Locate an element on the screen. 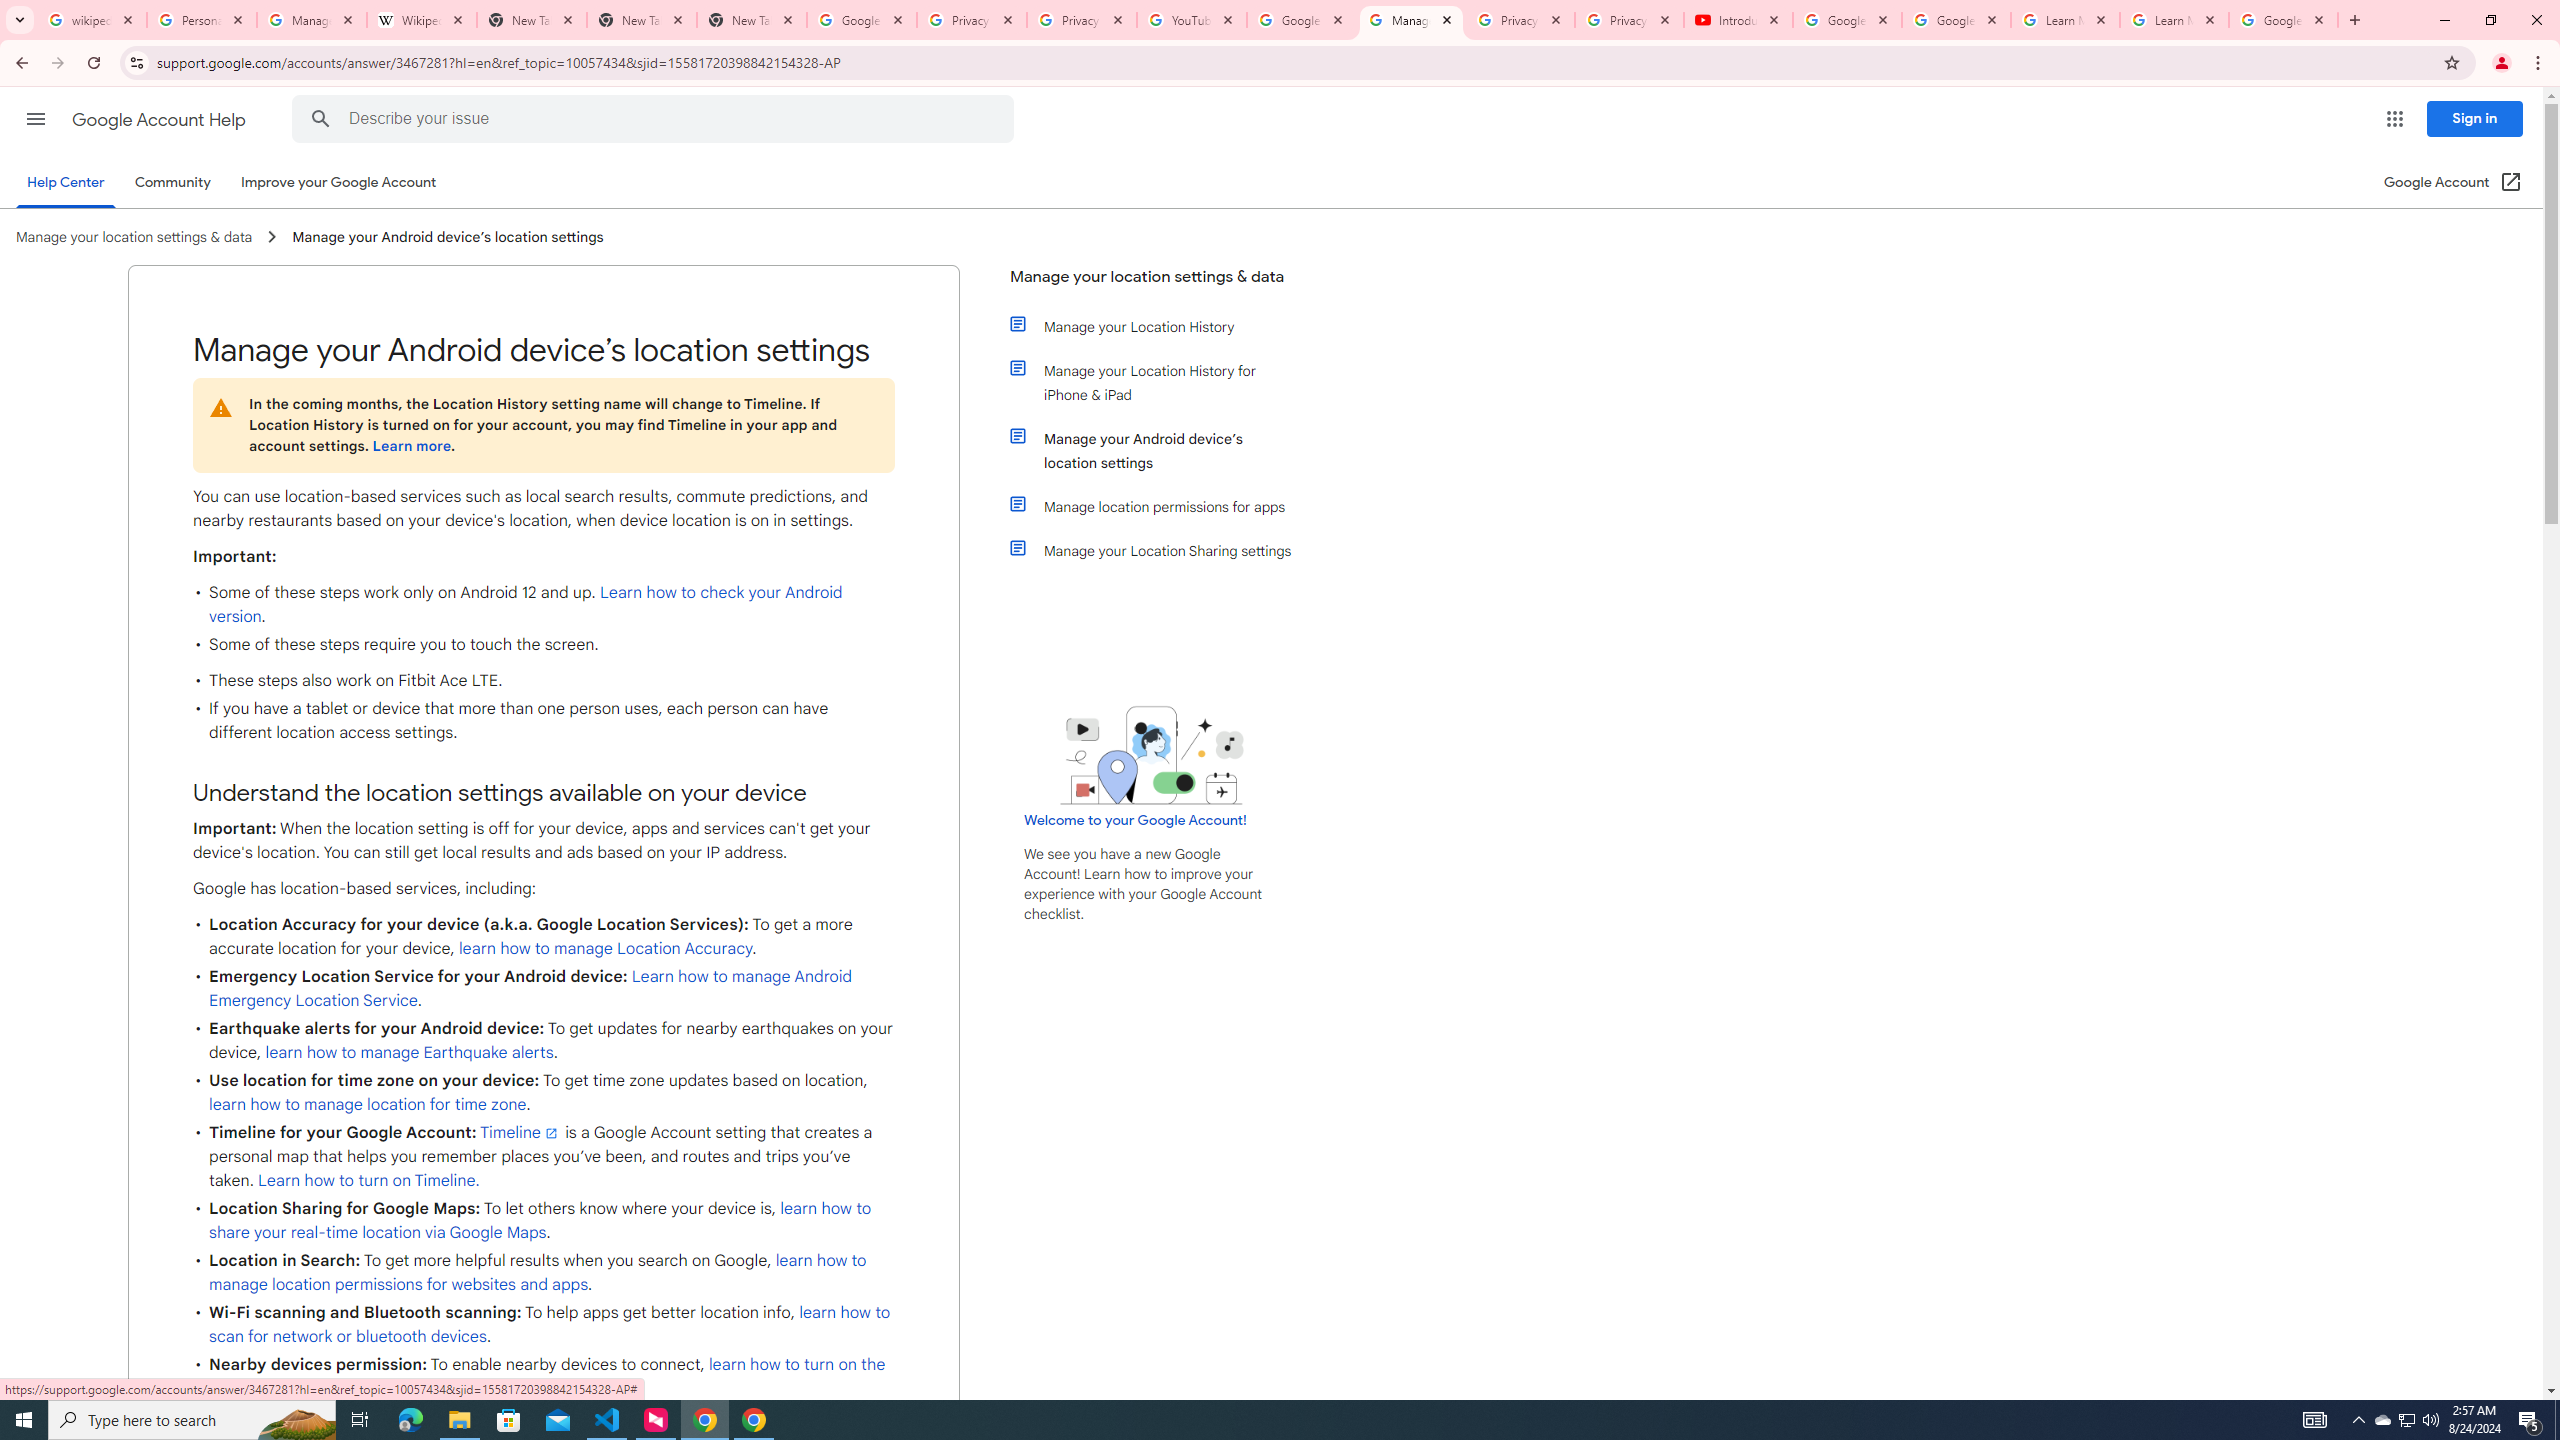 The image size is (2560, 1440). 'Learn how to turn on Timeline.' is located at coordinates (368, 1179).